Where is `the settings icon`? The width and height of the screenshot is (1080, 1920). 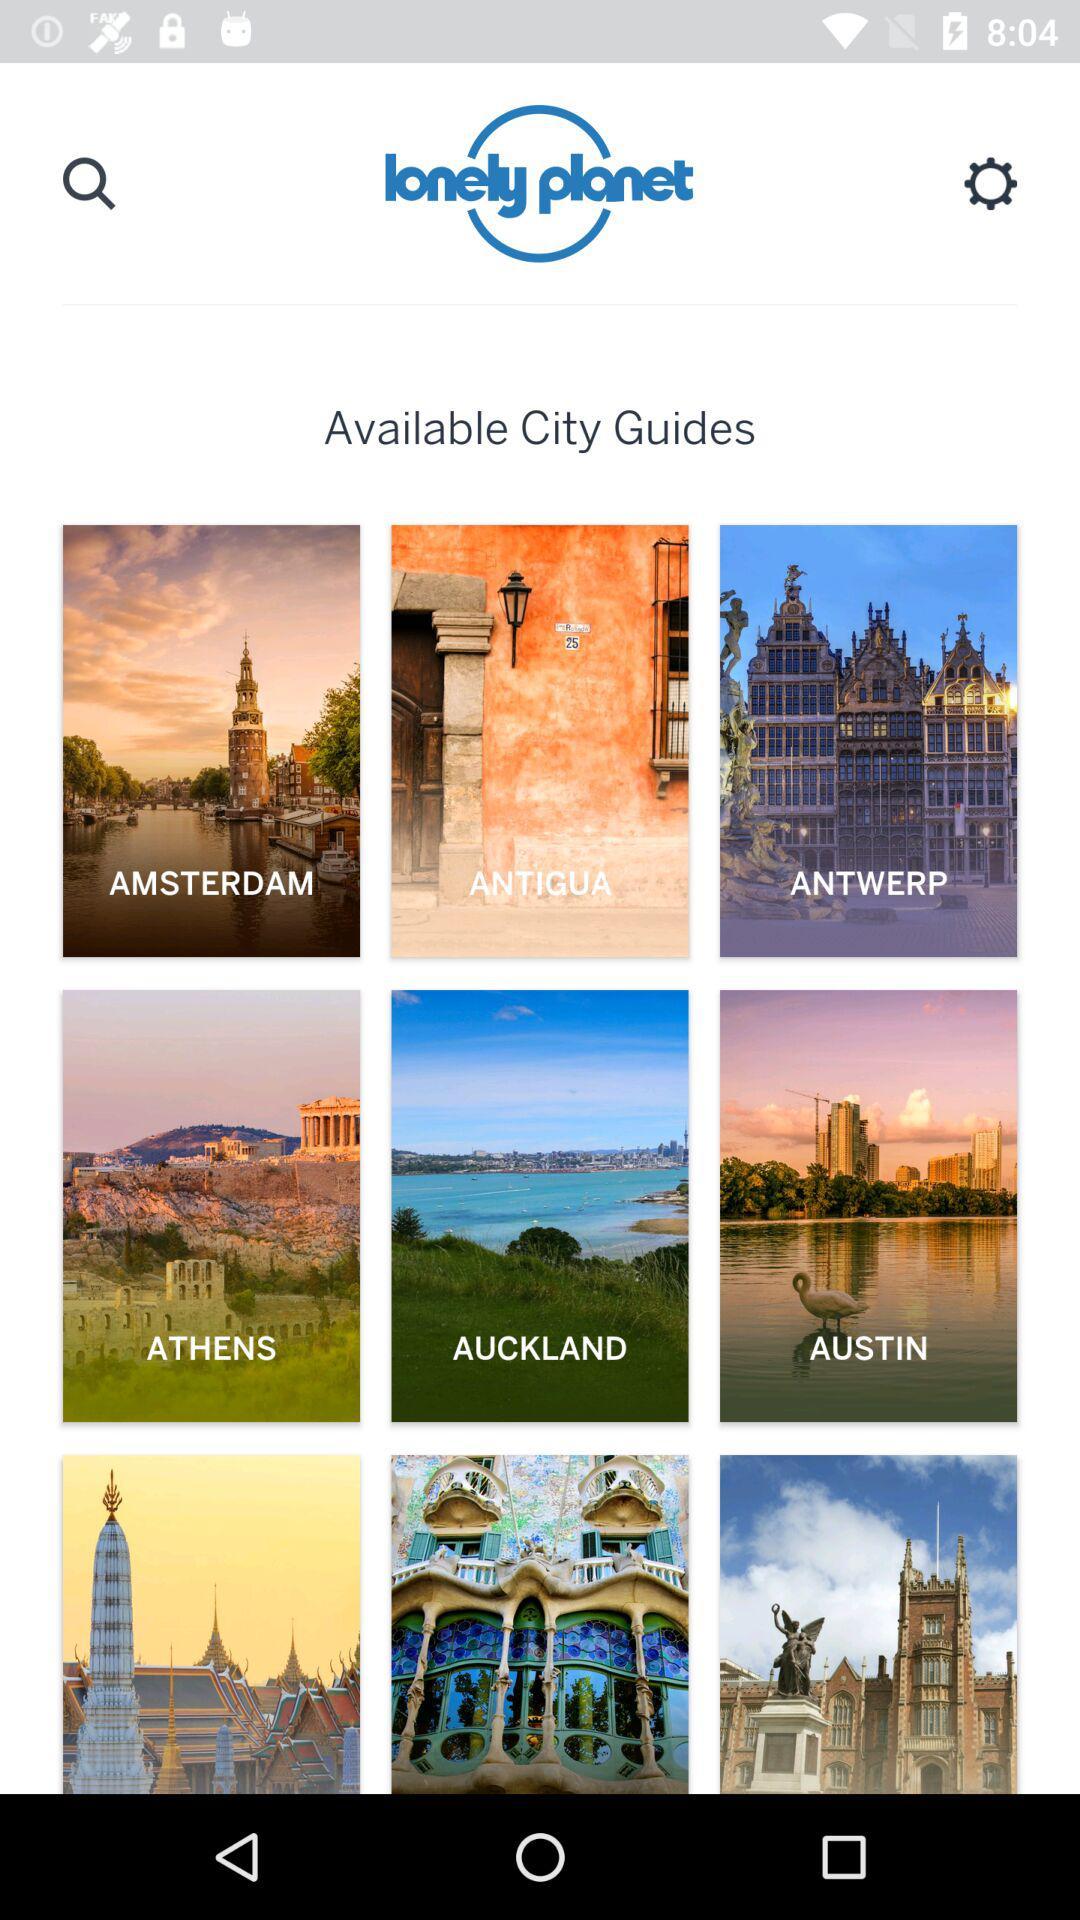
the settings icon is located at coordinates (990, 183).